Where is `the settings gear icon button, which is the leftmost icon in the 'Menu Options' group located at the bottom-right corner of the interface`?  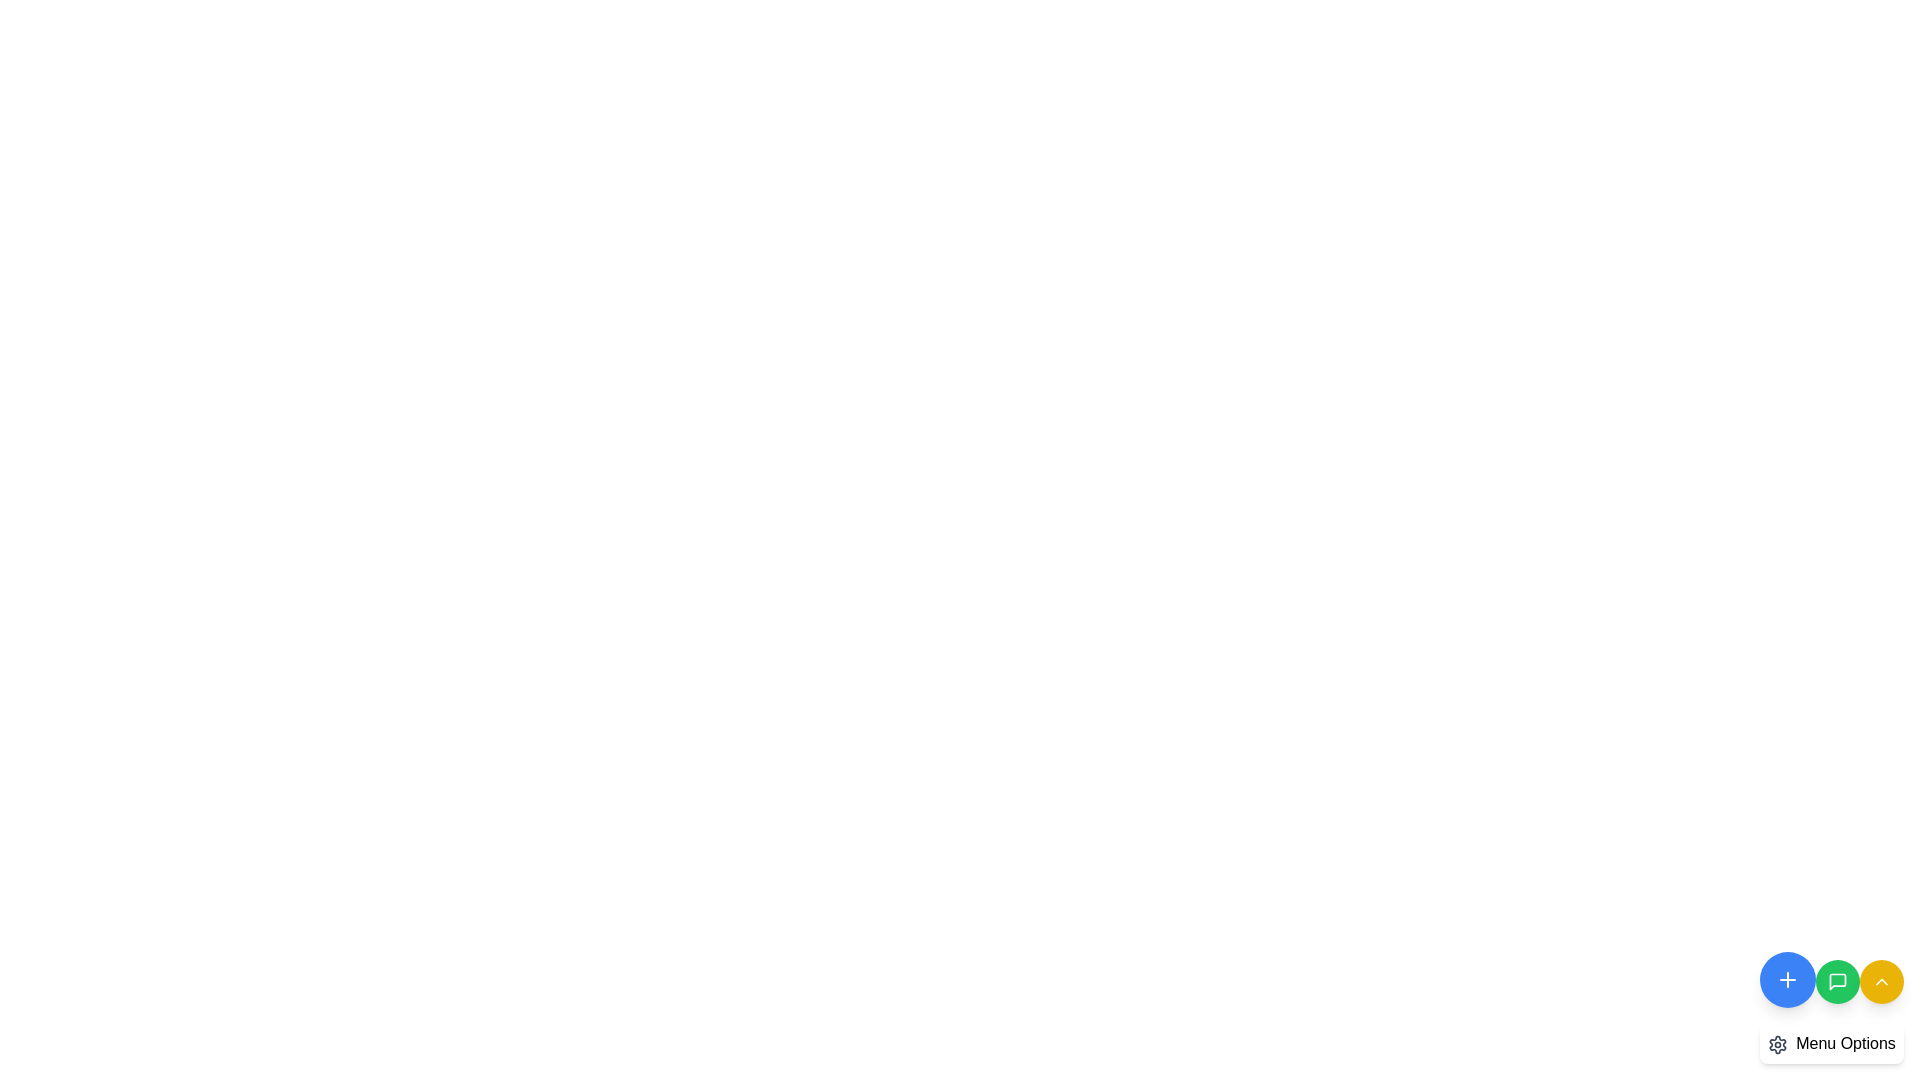 the settings gear icon button, which is the leftmost icon in the 'Menu Options' group located at the bottom-right corner of the interface is located at coordinates (1778, 1043).